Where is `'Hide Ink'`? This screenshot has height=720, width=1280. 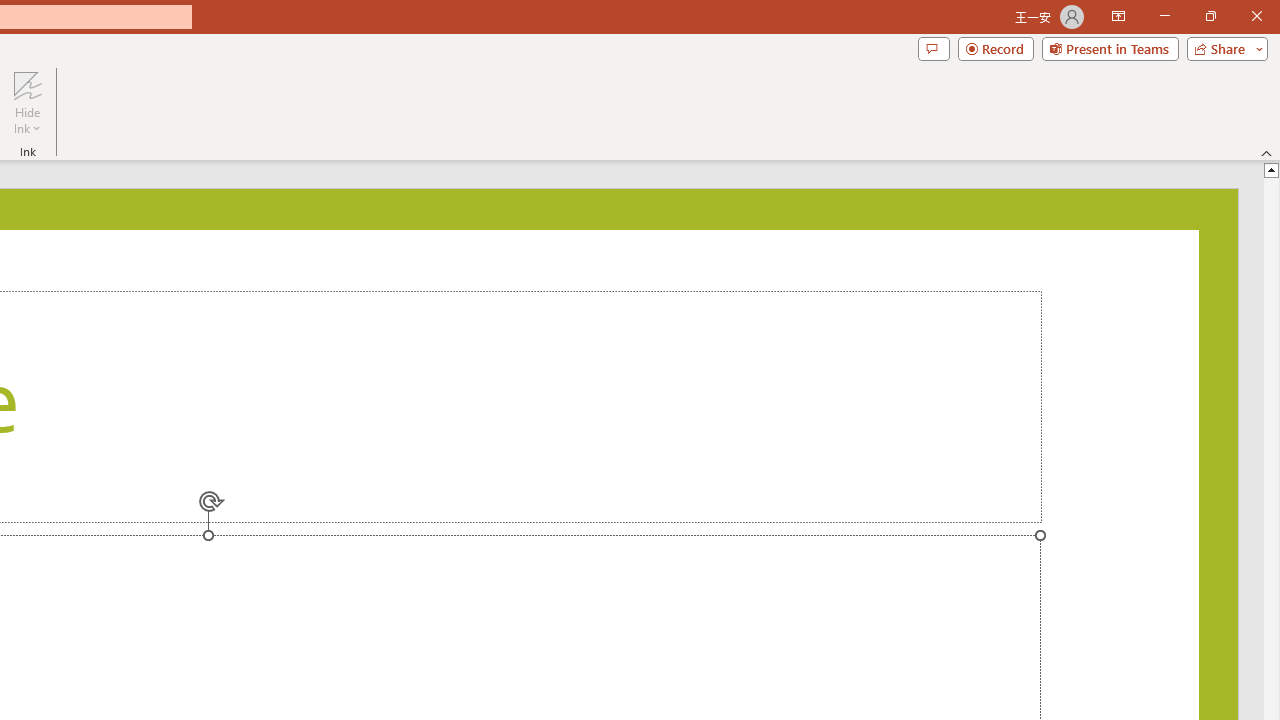 'Hide Ink' is located at coordinates (27, 103).